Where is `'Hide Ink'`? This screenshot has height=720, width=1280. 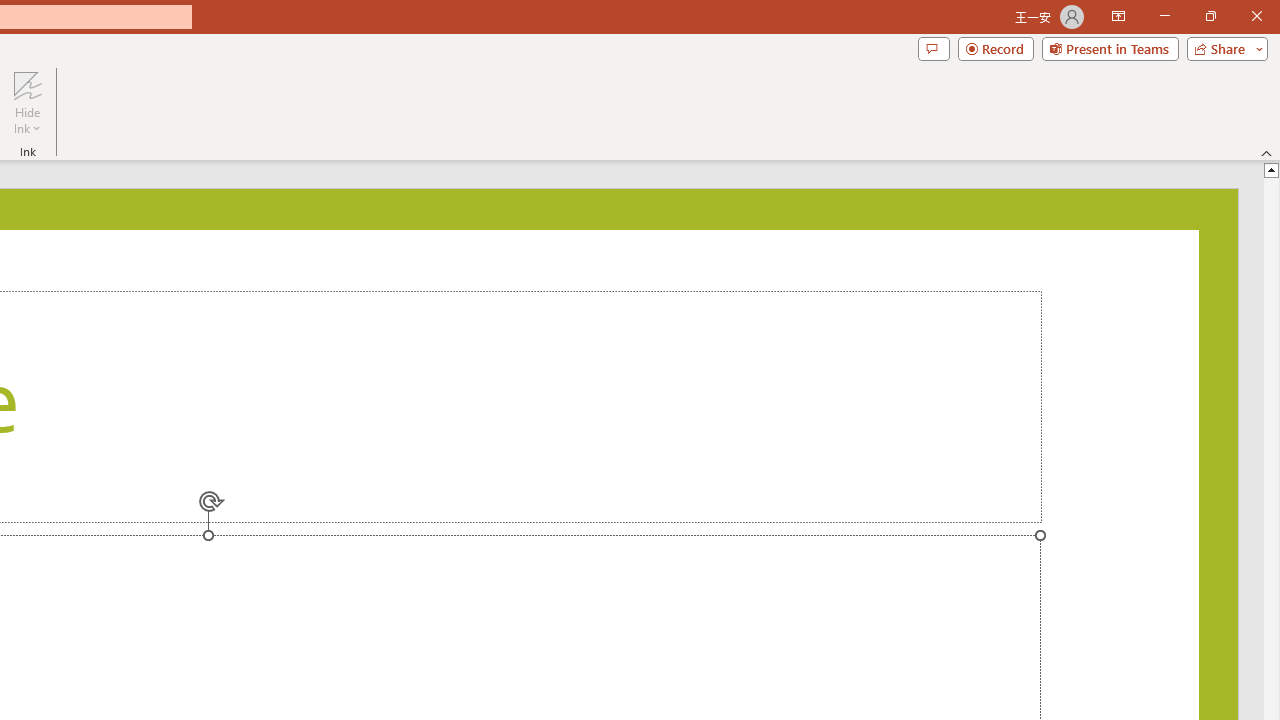 'Hide Ink' is located at coordinates (27, 103).